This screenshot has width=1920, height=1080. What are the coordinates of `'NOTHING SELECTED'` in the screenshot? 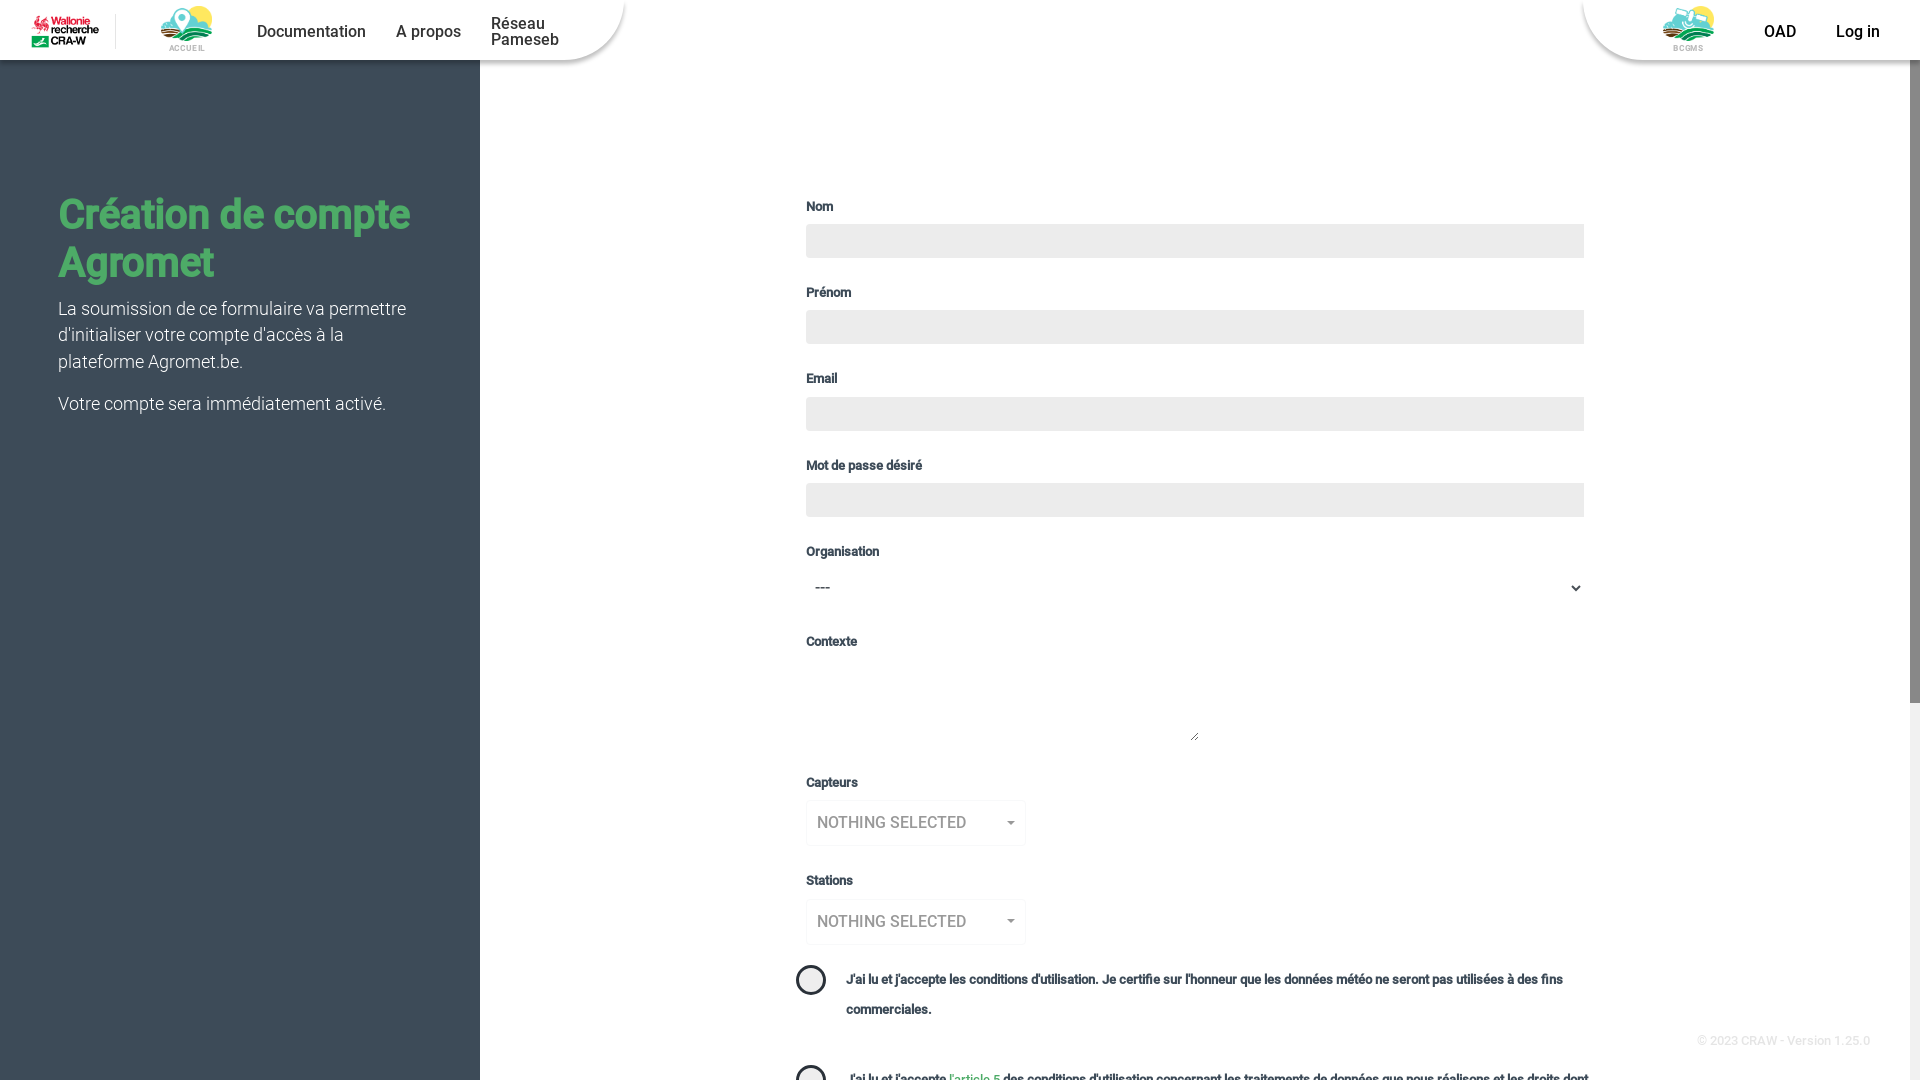 It's located at (915, 921).